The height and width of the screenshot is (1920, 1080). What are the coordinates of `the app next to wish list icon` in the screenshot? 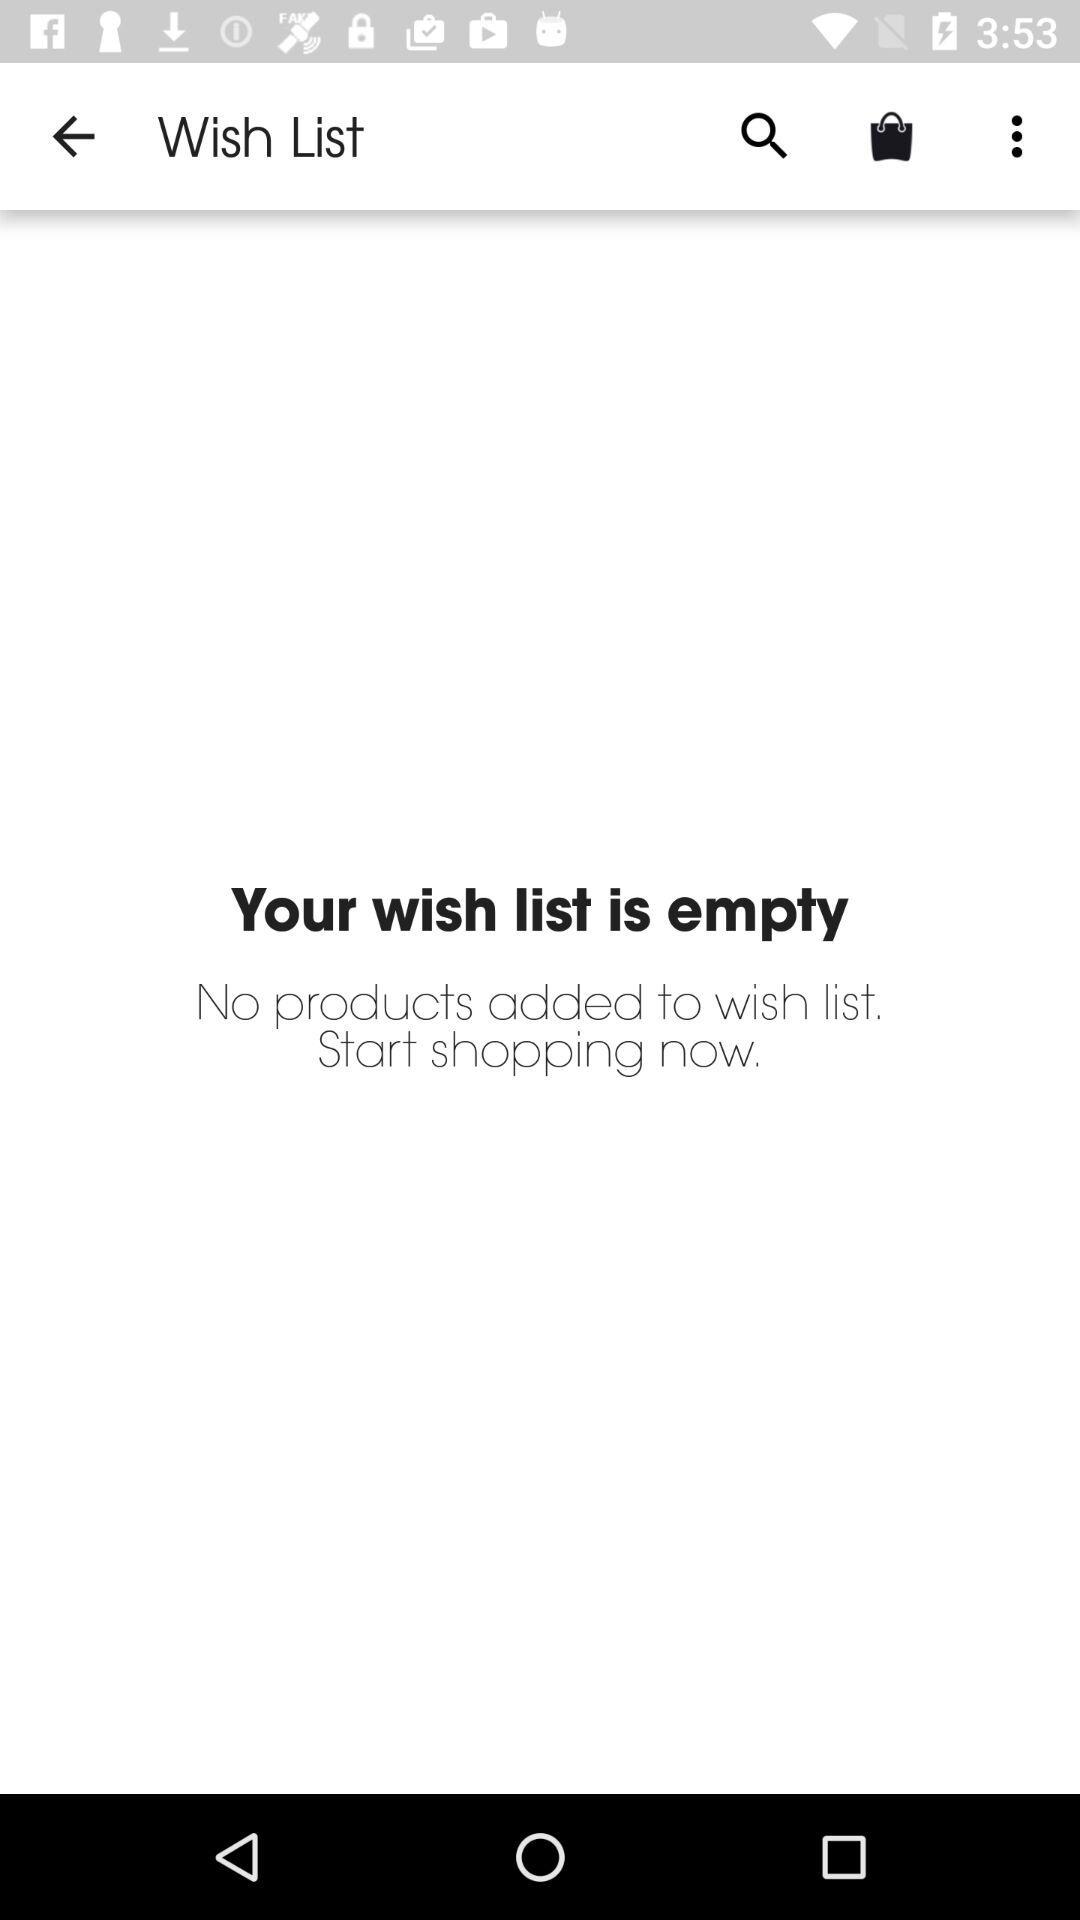 It's located at (72, 135).